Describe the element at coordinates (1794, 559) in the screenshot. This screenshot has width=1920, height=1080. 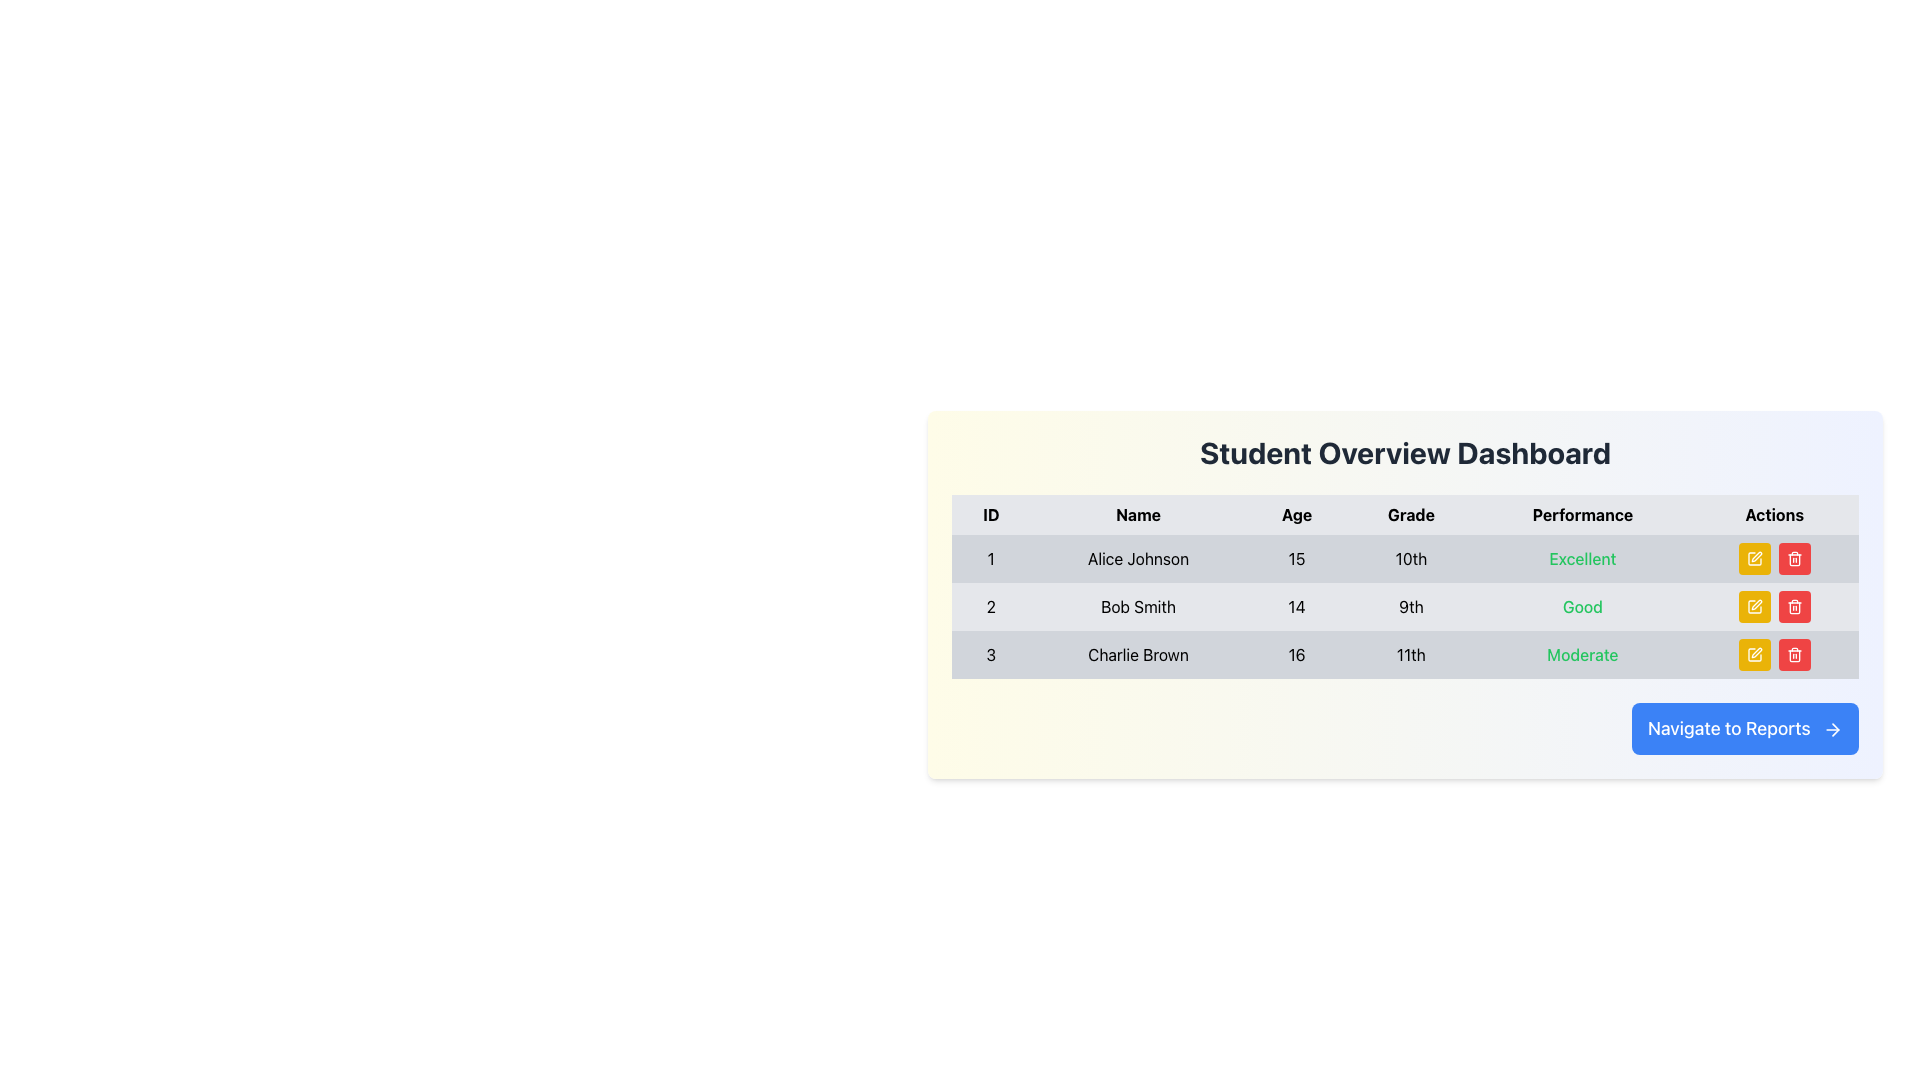
I see `the delete icon button located in the 'Actions' column of the third row representing 'Charlie Brown'` at that location.